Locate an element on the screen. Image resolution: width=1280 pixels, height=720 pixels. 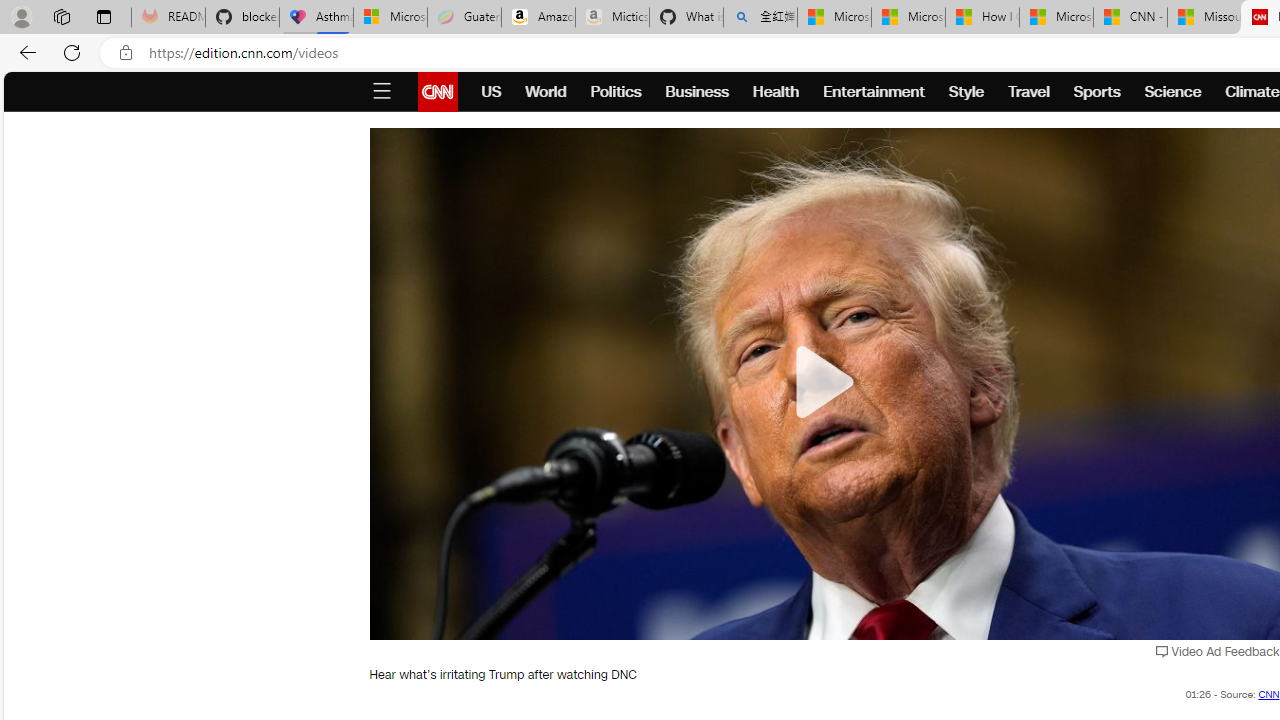
'US' is located at coordinates (491, 92).